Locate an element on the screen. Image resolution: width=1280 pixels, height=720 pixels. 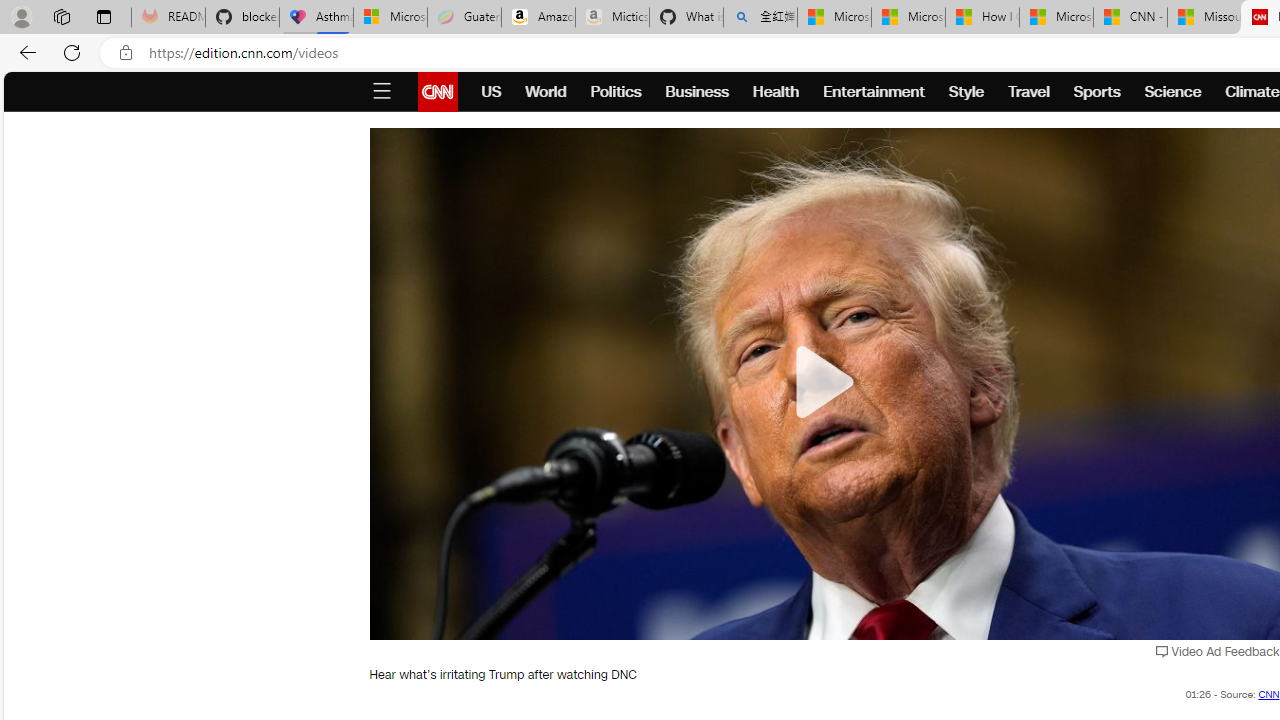
'US' is located at coordinates (491, 92).